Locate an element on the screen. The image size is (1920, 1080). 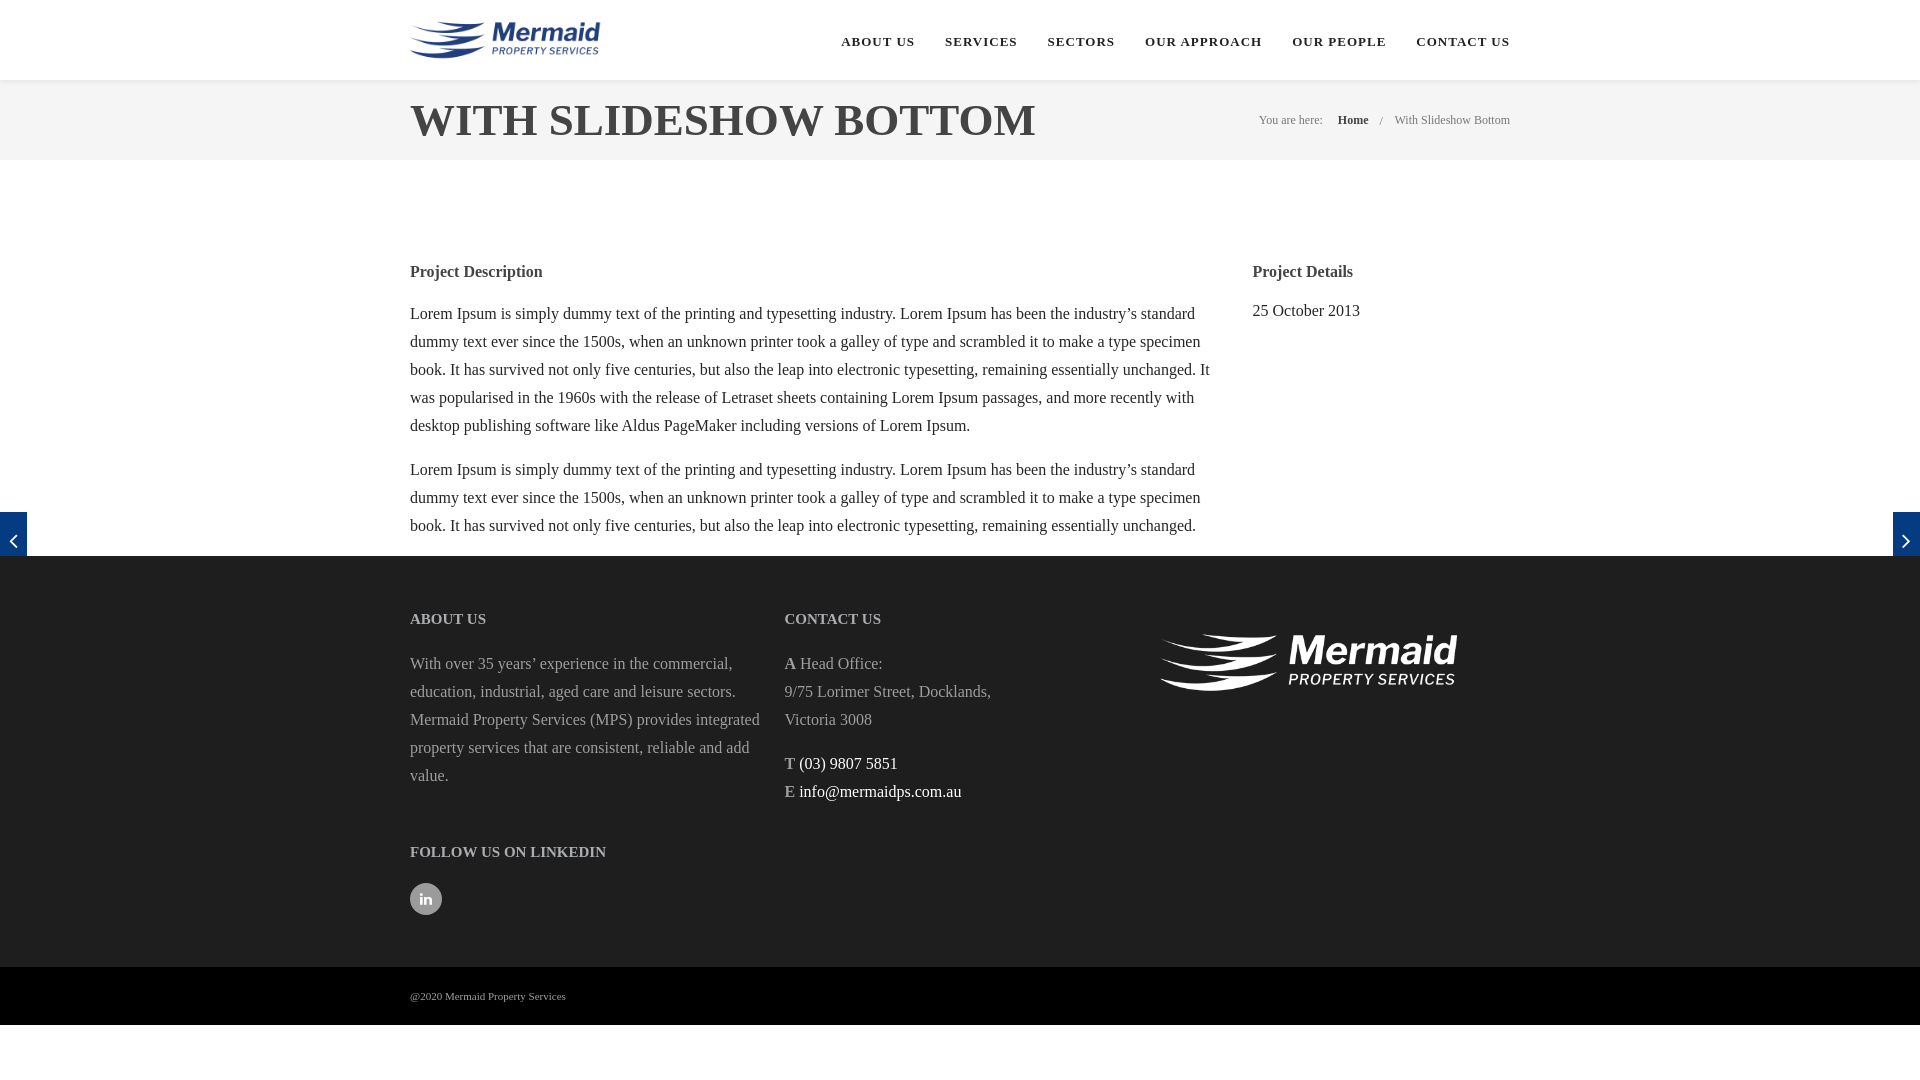
'CONTACT US' is located at coordinates (1463, 42).